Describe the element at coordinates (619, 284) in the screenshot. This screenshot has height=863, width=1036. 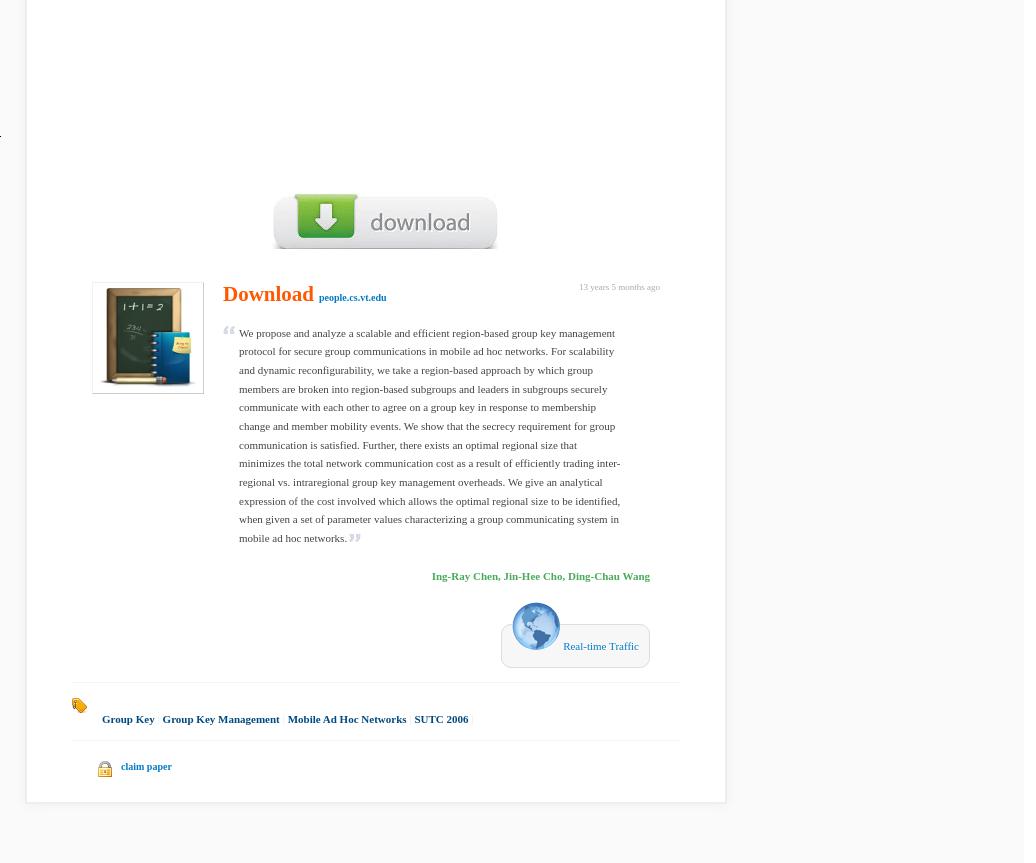
I see `'13 years 5 months  ago'` at that location.